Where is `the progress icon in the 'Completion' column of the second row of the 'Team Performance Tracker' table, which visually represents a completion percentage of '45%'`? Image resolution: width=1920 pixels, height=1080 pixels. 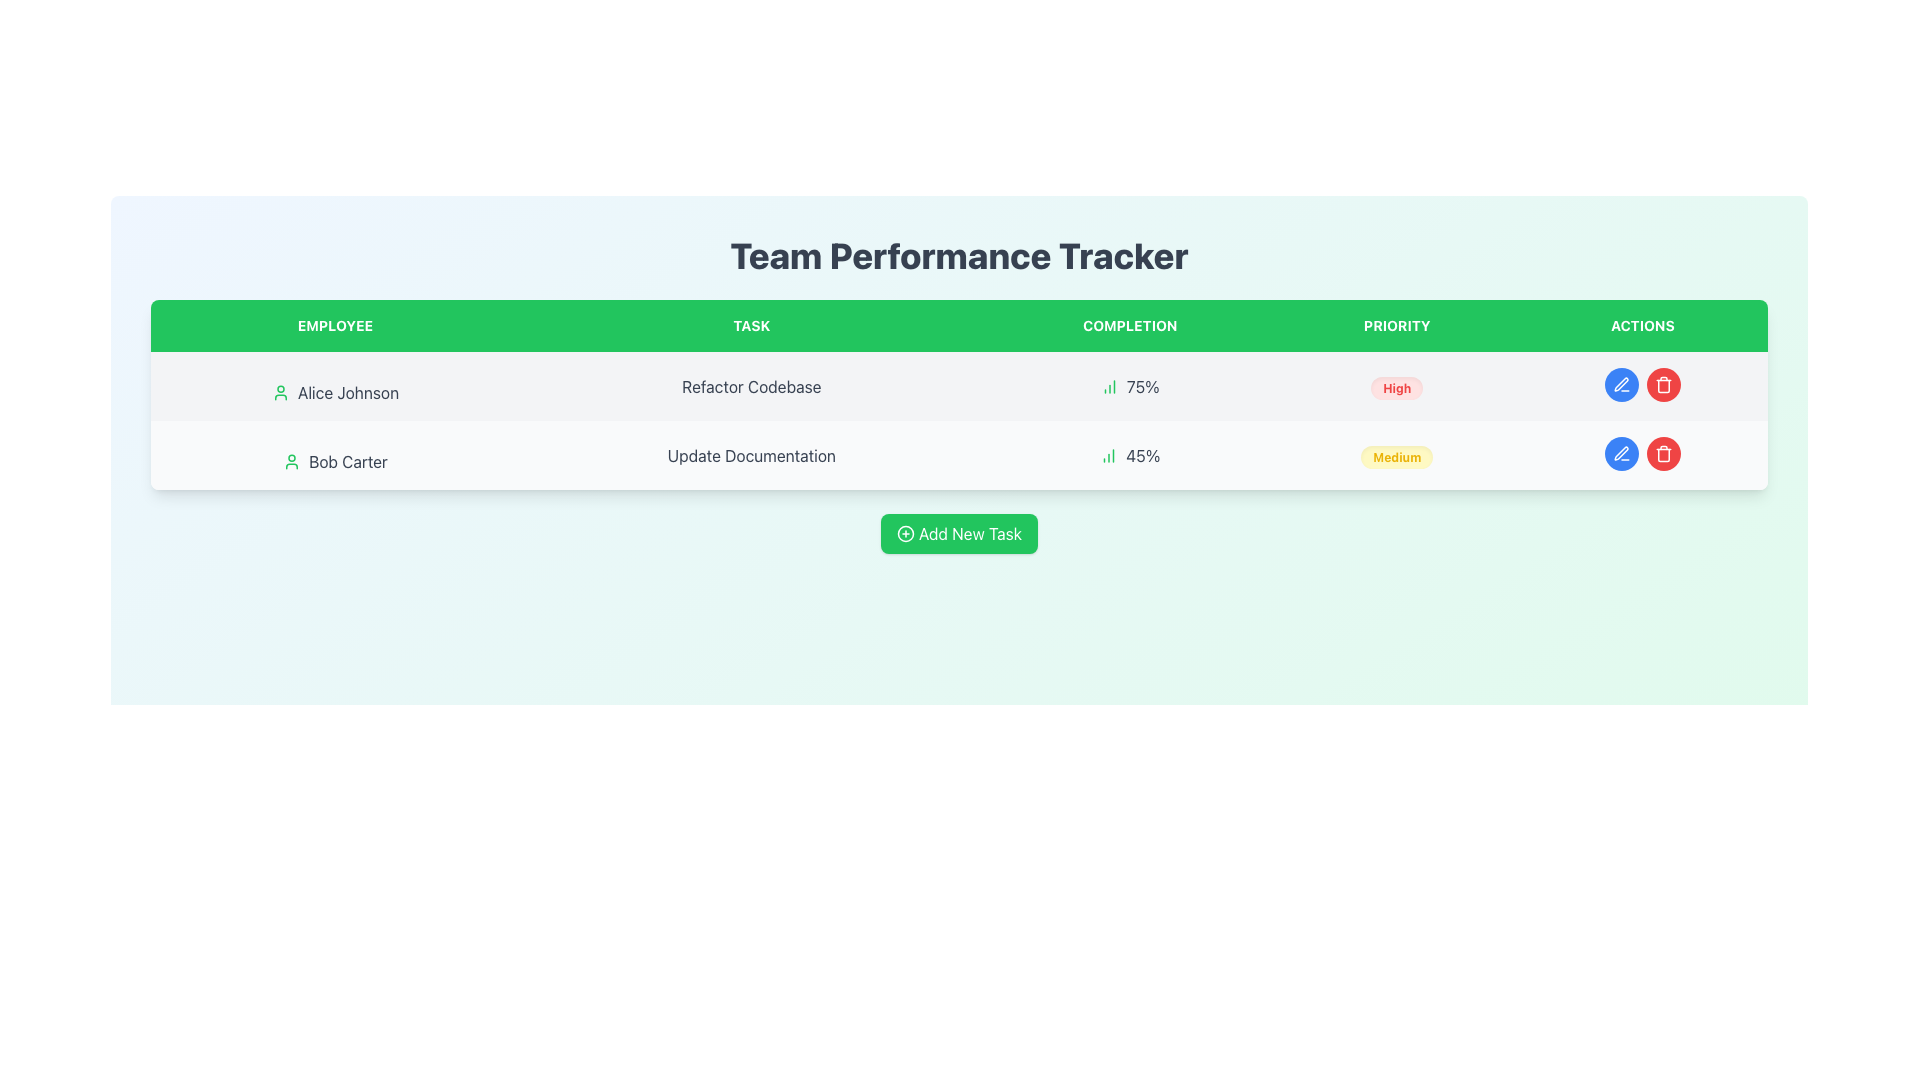 the progress icon in the 'Completion' column of the second row of the 'Team Performance Tracker' table, which visually represents a completion percentage of '45%' is located at coordinates (1108, 455).